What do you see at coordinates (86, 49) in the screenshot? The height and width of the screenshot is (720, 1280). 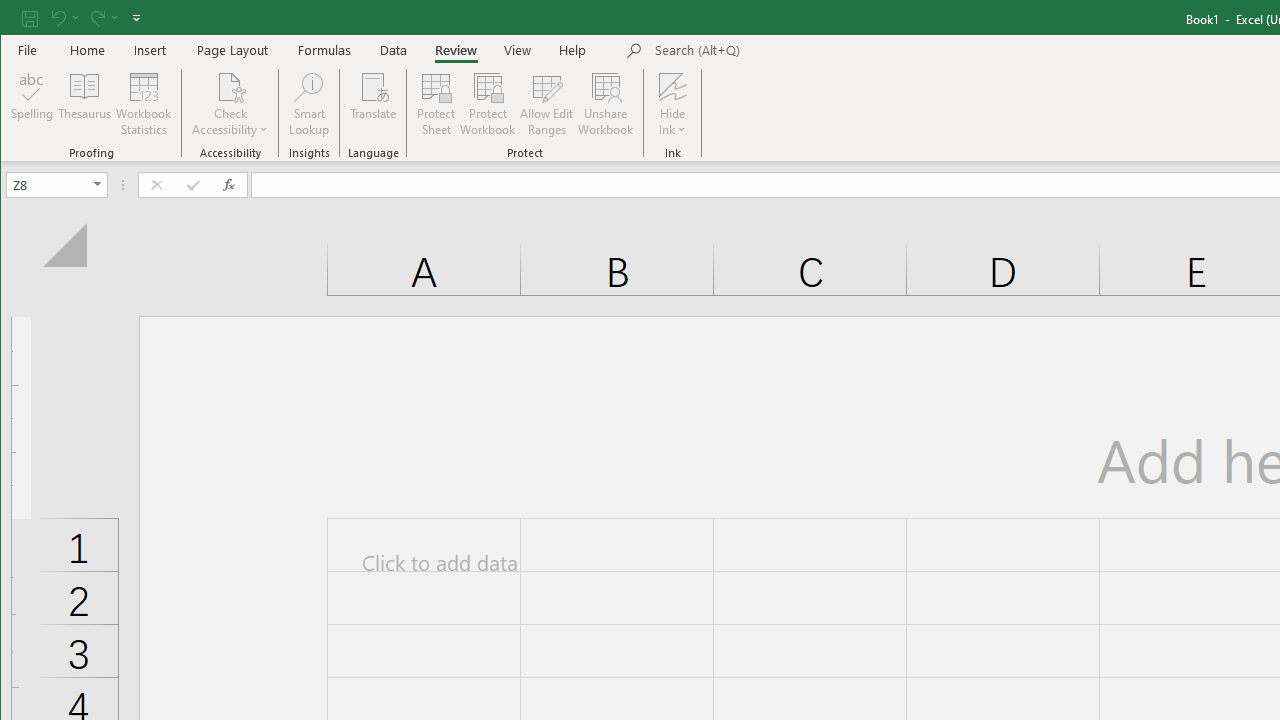 I see `'Home'` at bounding box center [86, 49].